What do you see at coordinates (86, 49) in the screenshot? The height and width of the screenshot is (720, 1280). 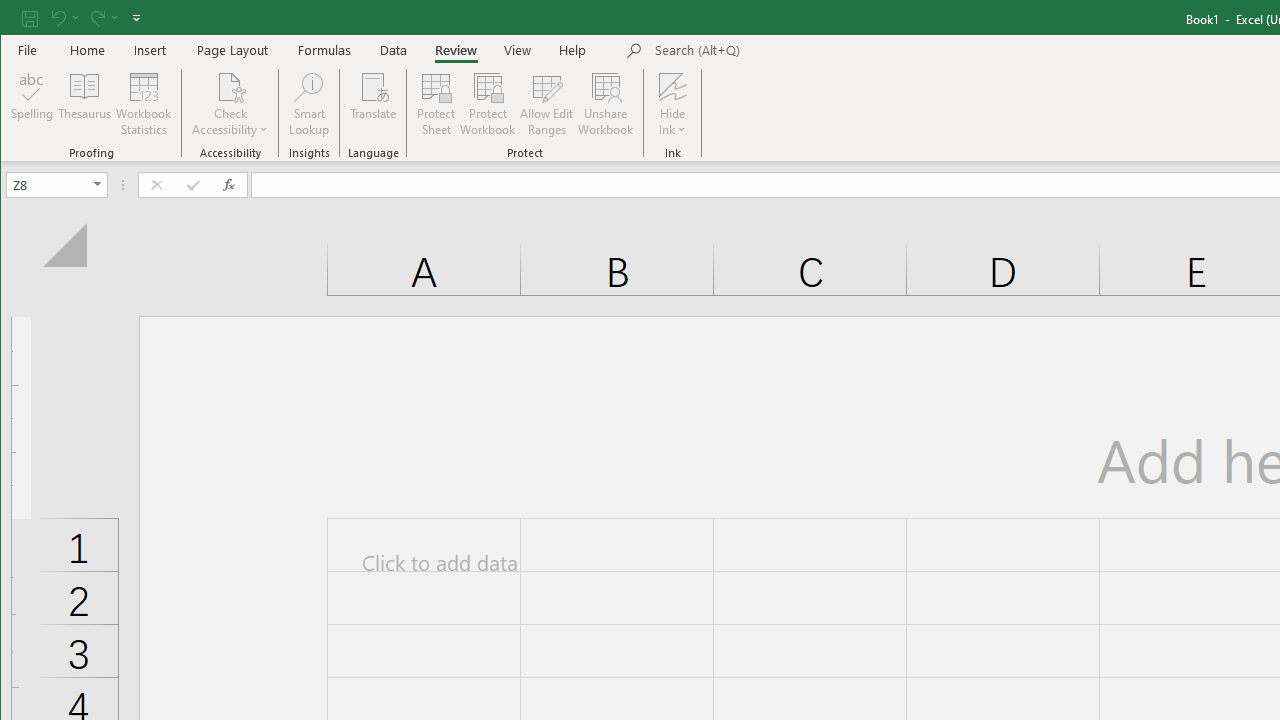 I see `'Home'` at bounding box center [86, 49].